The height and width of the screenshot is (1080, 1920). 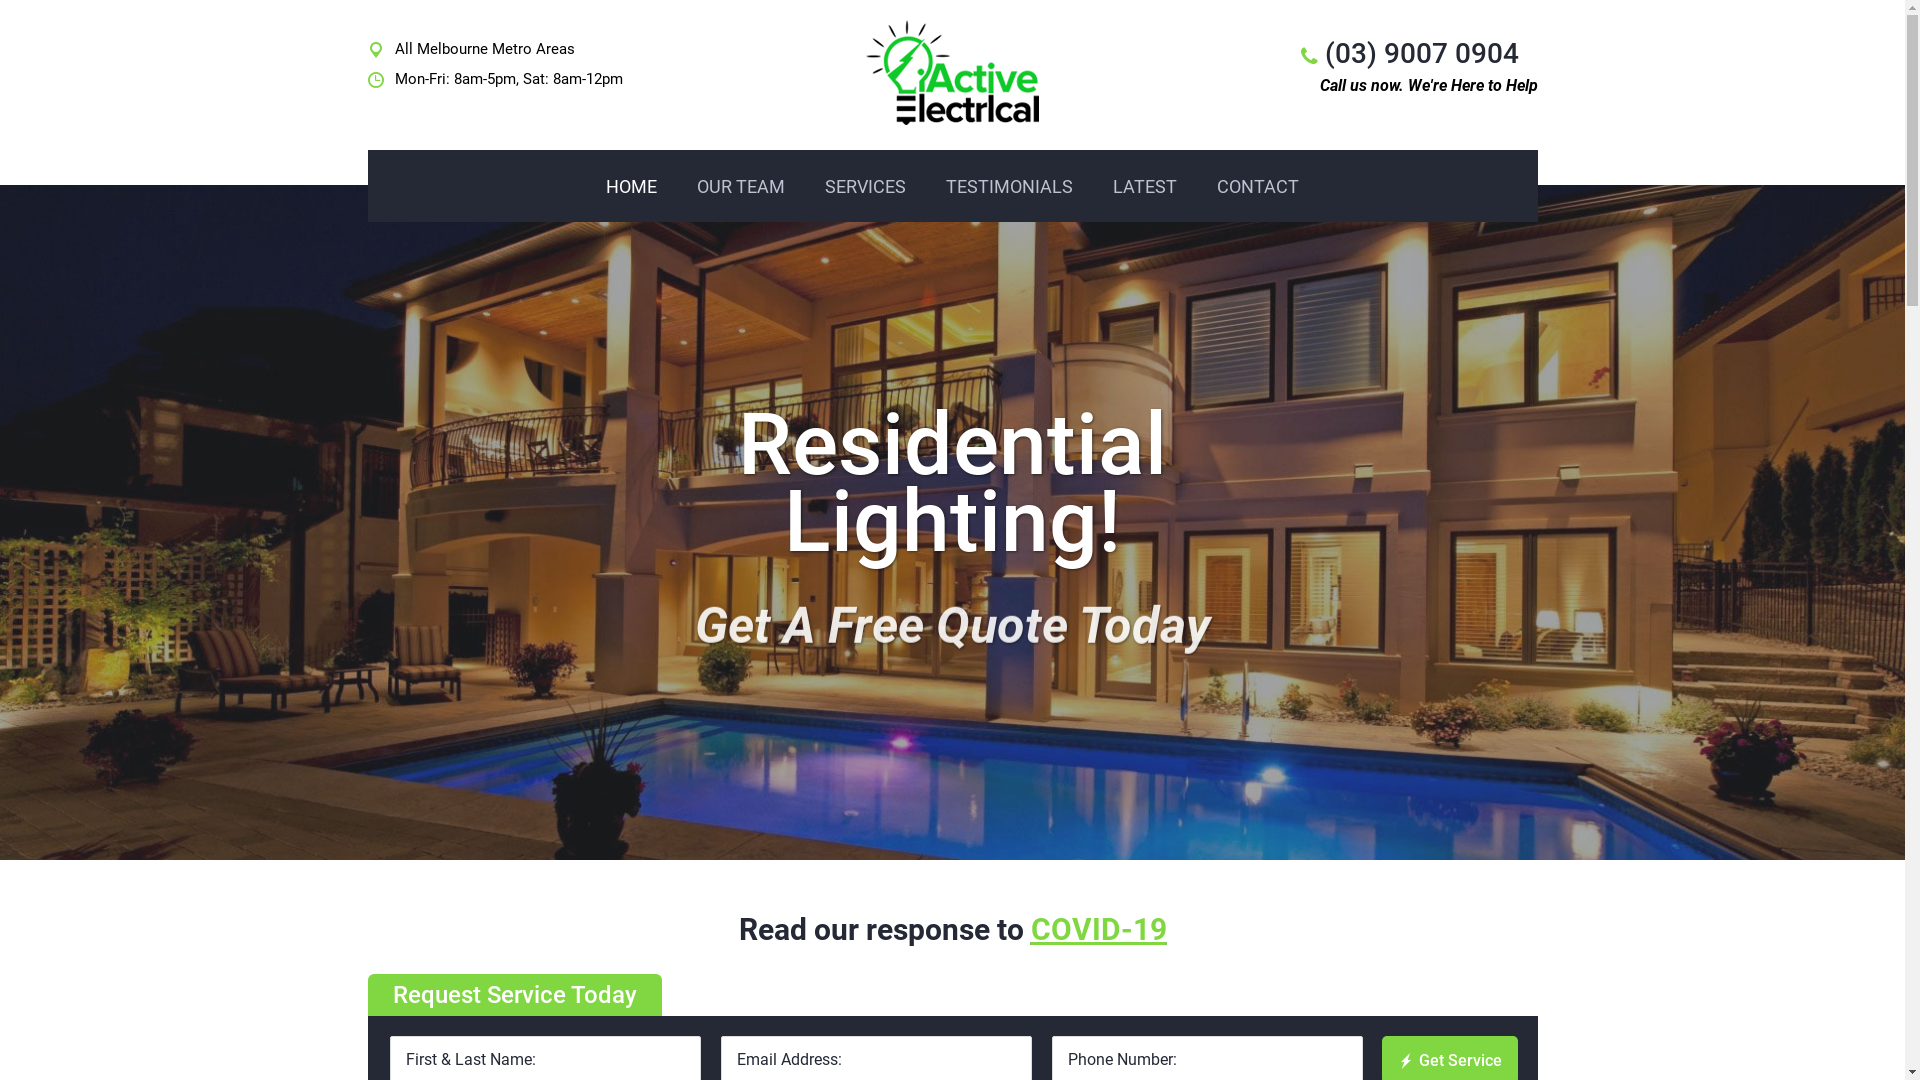 I want to click on 'LATEST', so click(x=1092, y=186).